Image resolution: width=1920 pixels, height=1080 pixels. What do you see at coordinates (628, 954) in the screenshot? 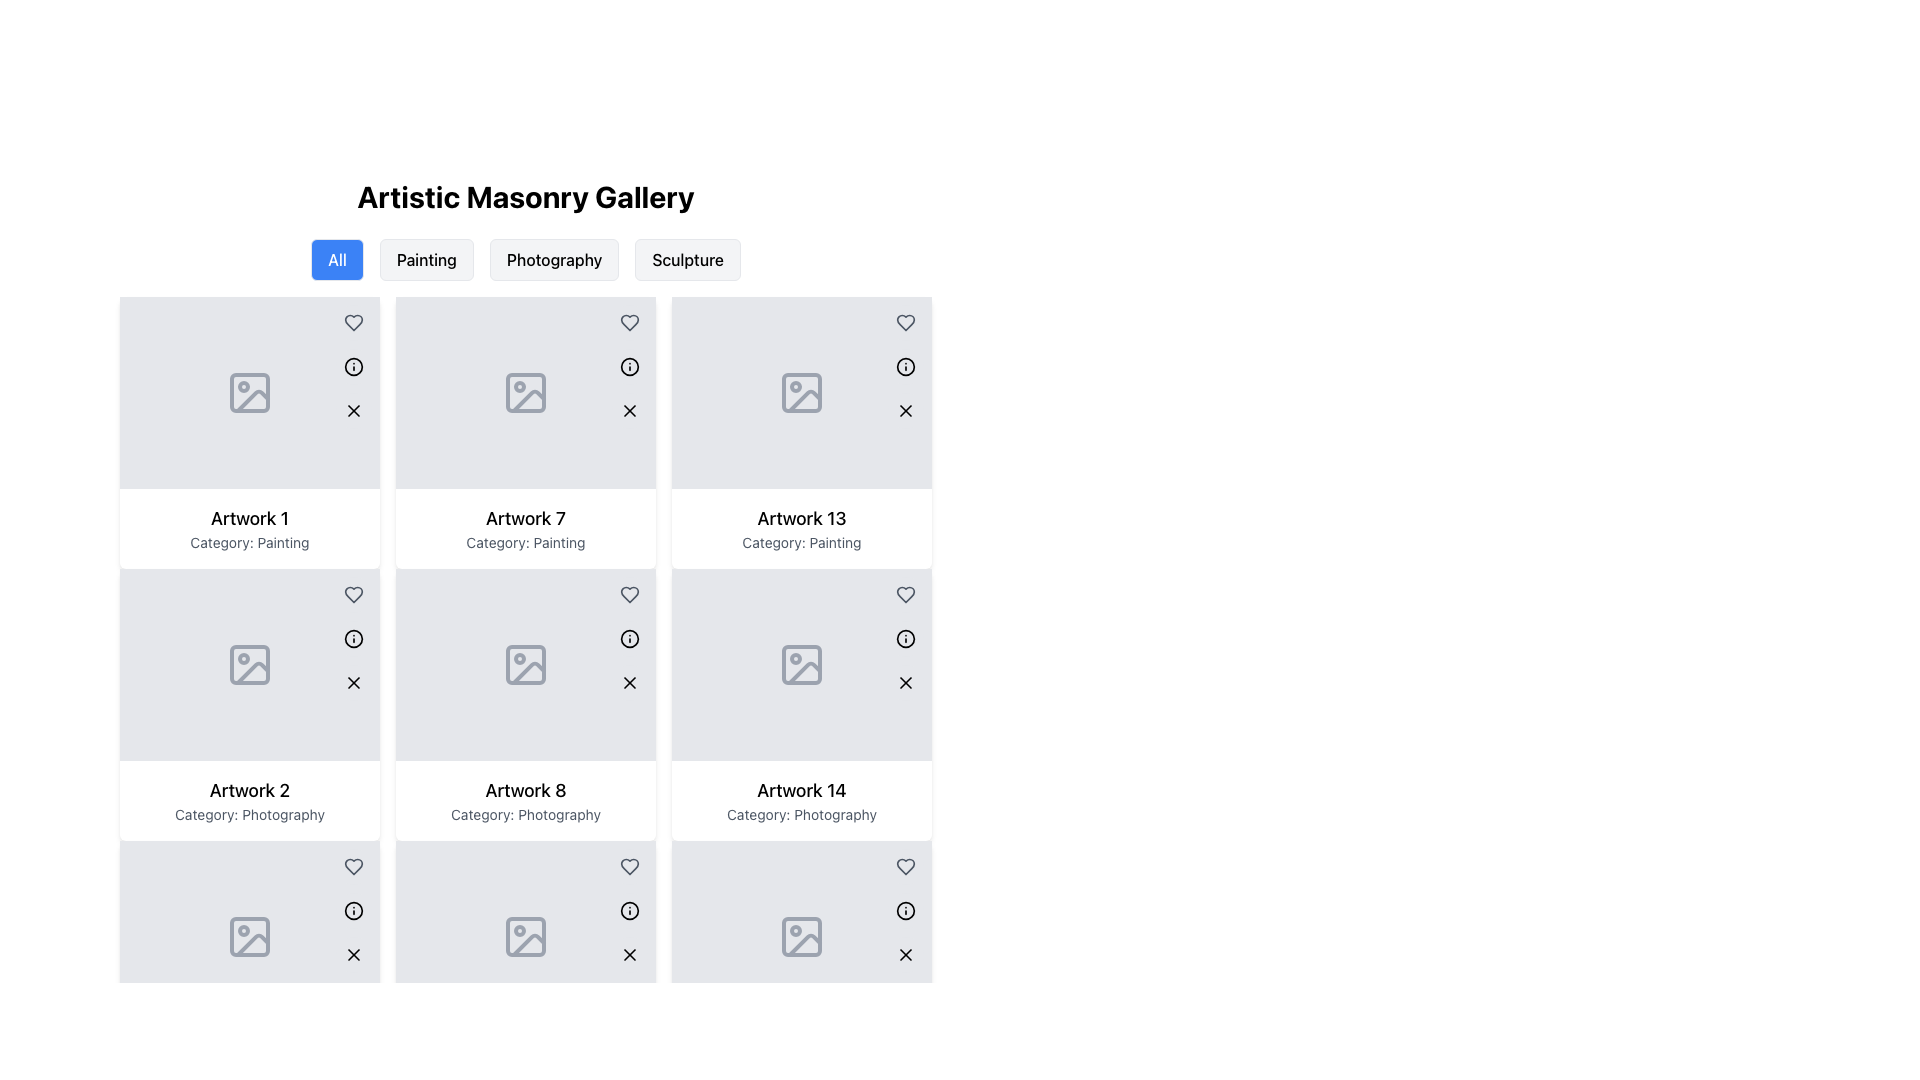
I see `the close button with an icon located at the bottom-right corner of the card labeled 'Artwork 8: Category: Photography'` at bounding box center [628, 954].